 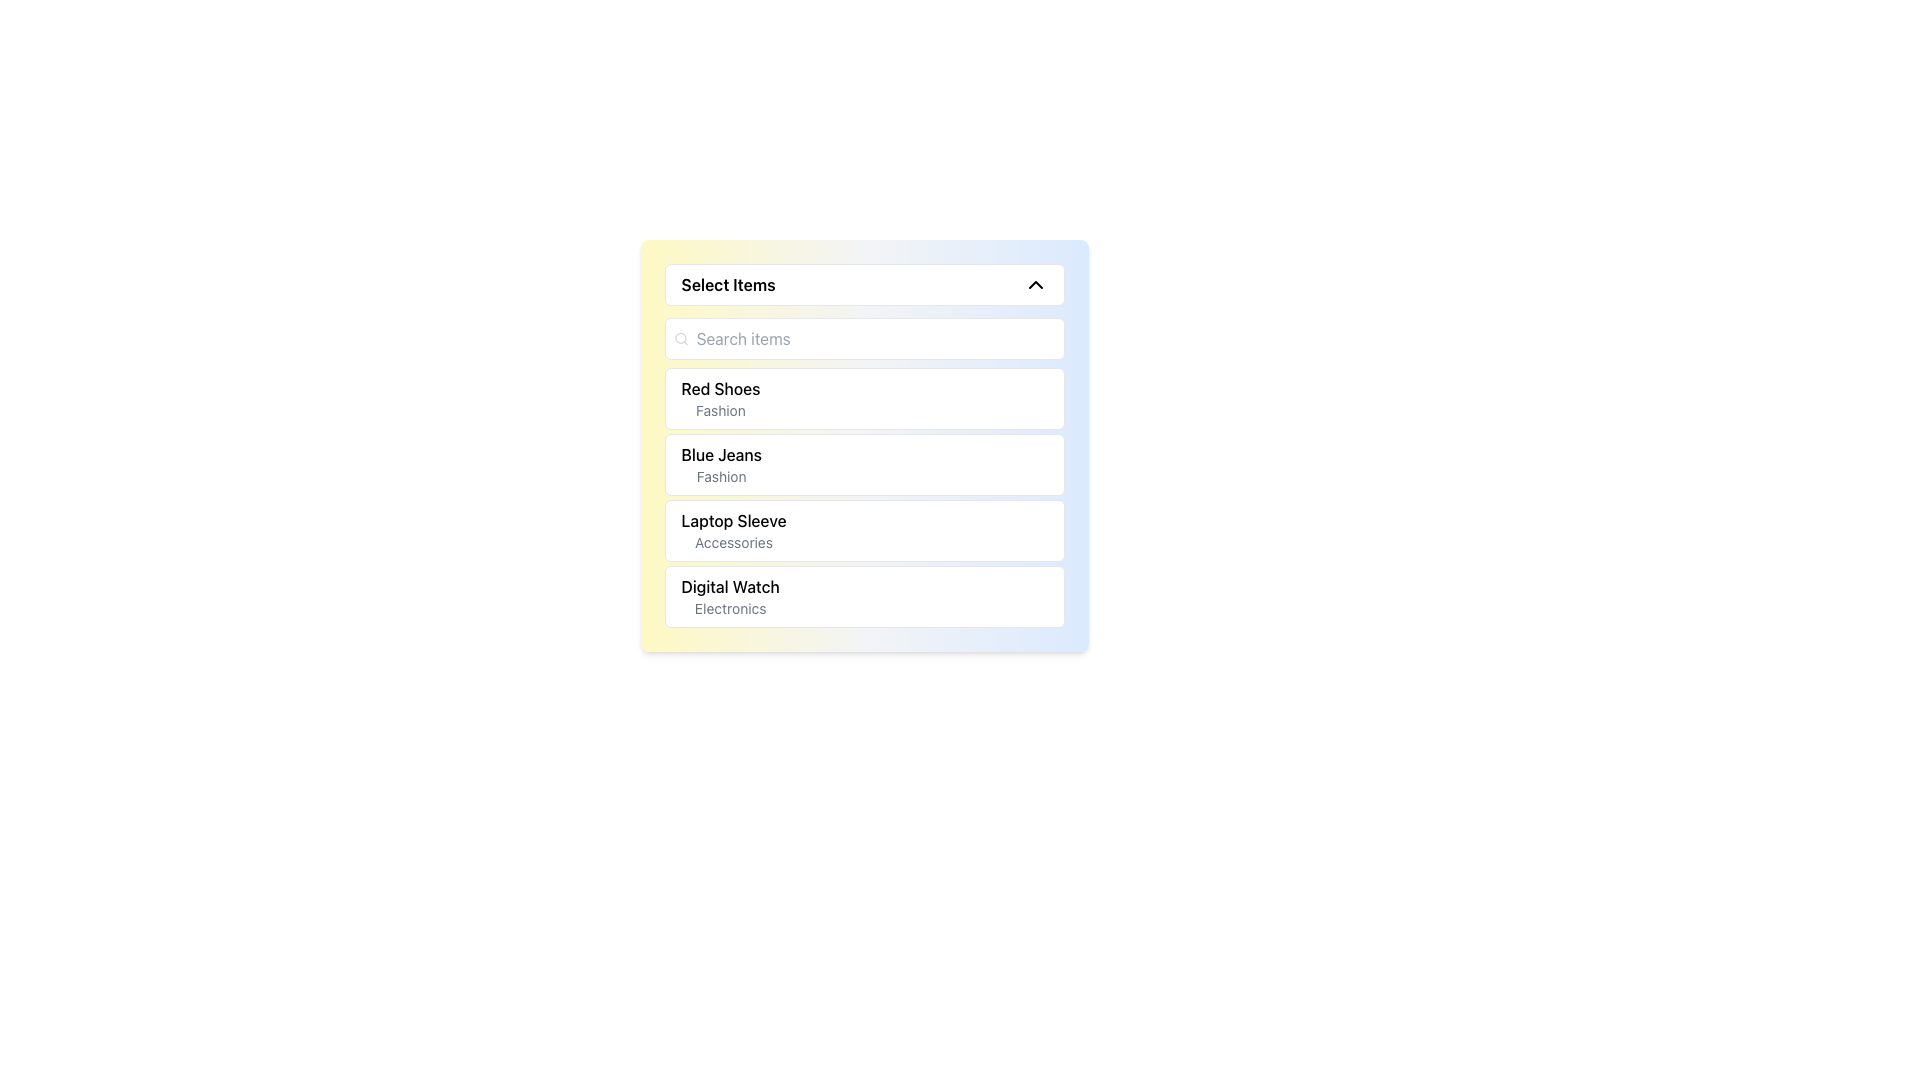 What do you see at coordinates (681, 338) in the screenshot?
I see `the search/filter icon located to the left of the text input field under the 'Select Items' header` at bounding box center [681, 338].